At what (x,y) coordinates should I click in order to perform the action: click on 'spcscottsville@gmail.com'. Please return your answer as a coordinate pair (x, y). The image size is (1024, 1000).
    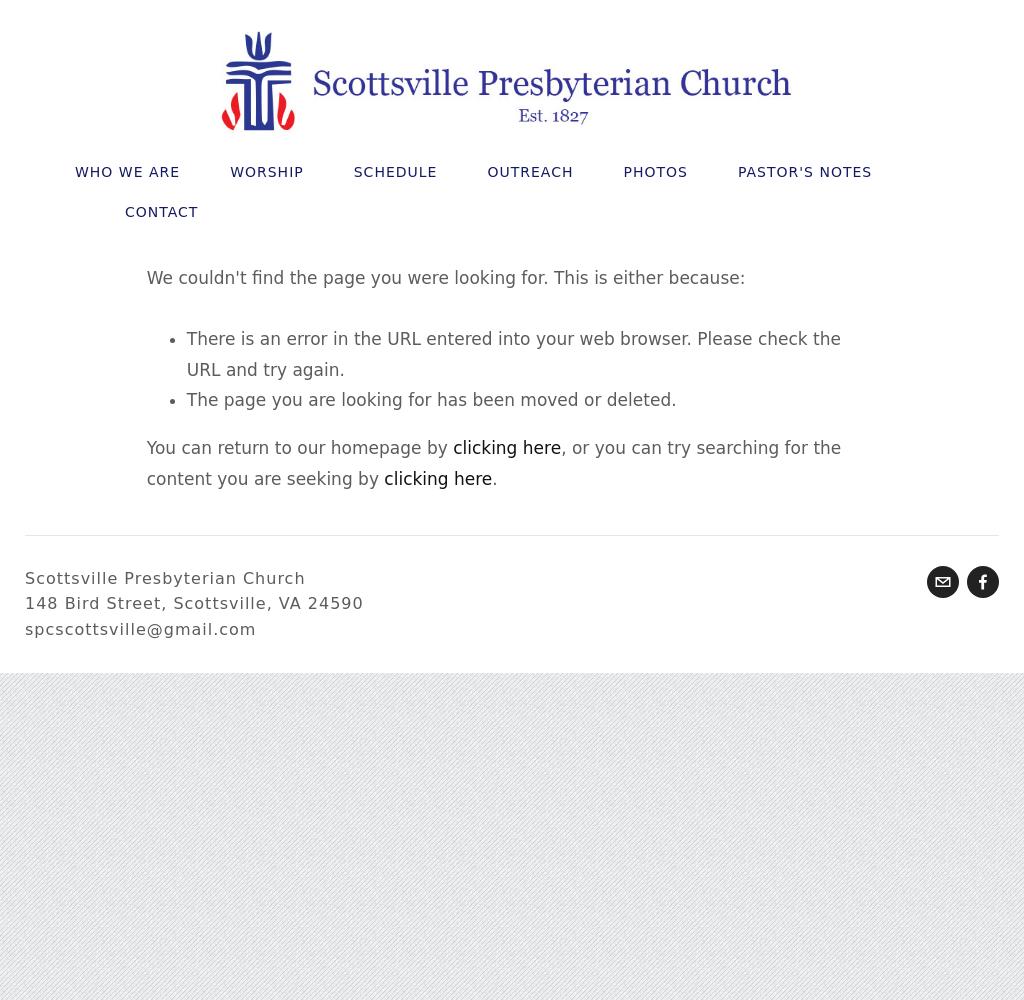
    Looking at the image, I should click on (139, 628).